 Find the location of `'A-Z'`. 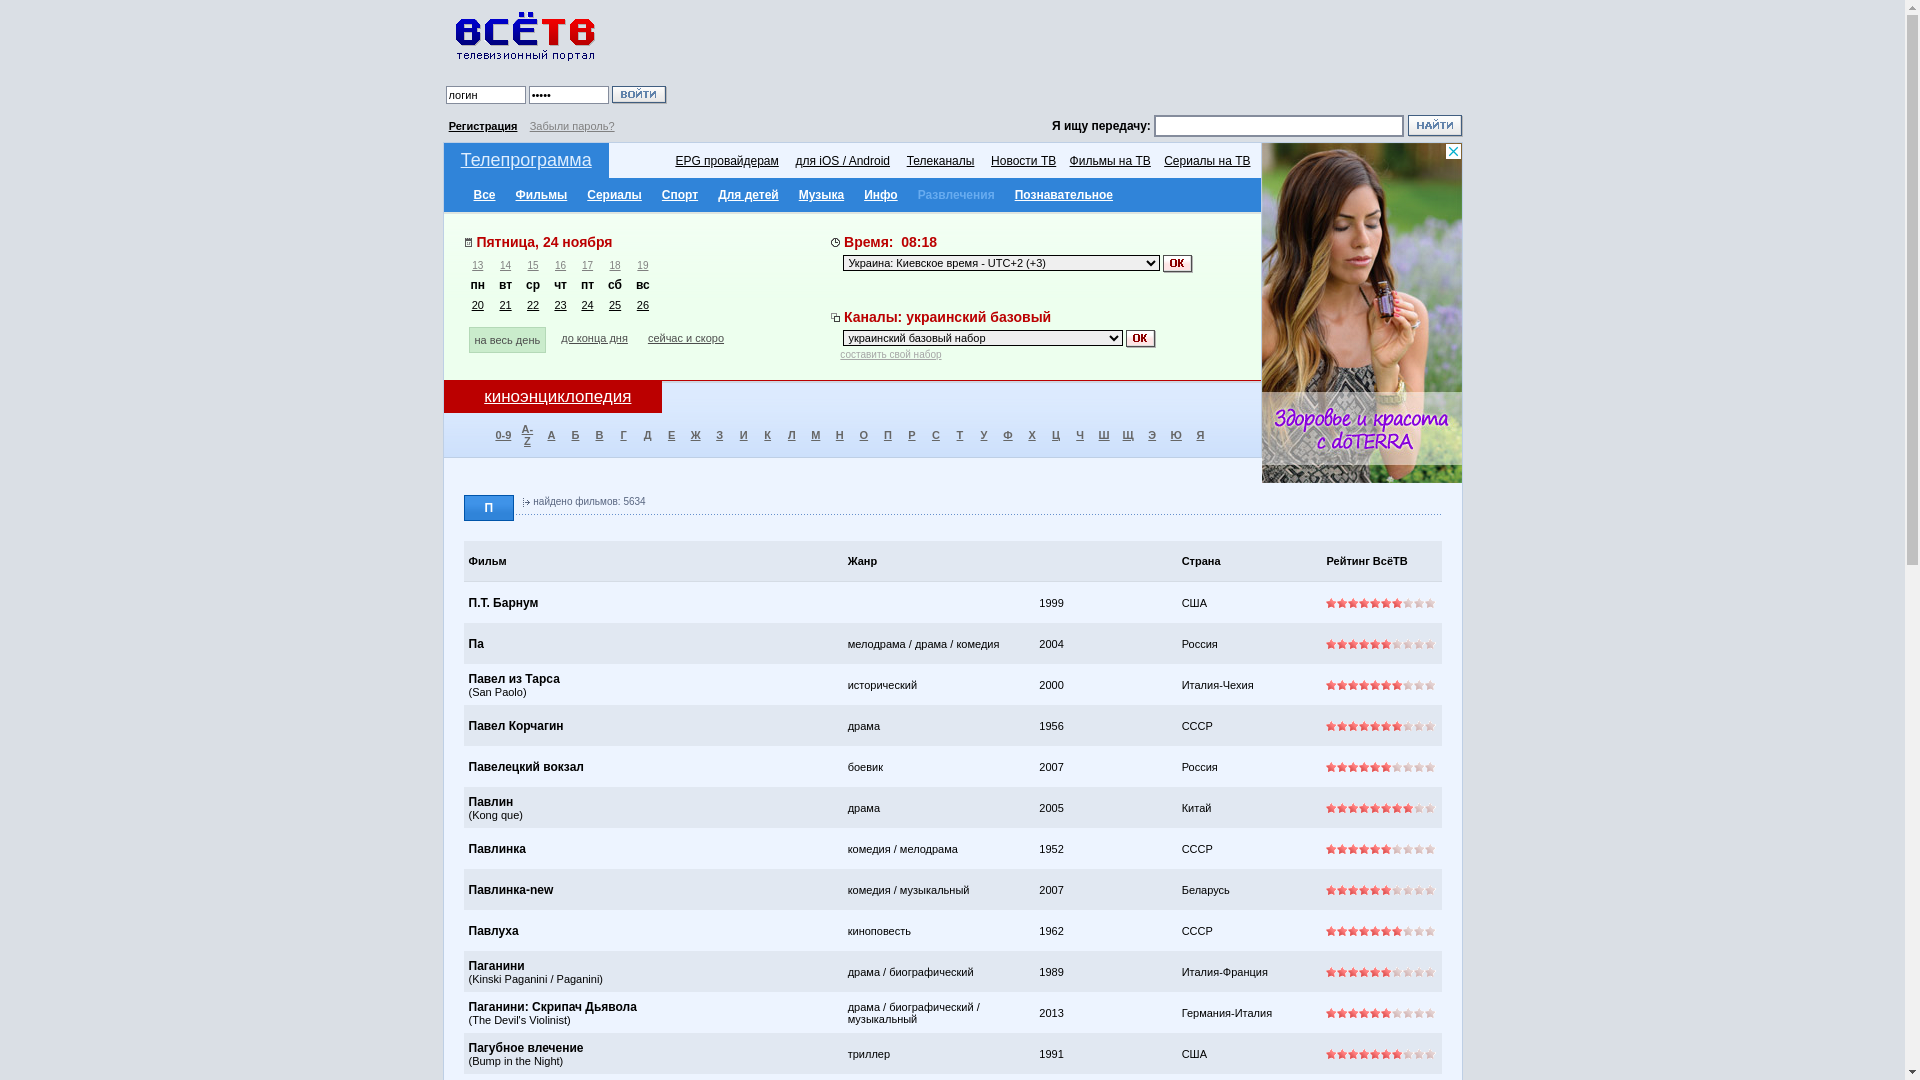

'A-Z' is located at coordinates (528, 434).